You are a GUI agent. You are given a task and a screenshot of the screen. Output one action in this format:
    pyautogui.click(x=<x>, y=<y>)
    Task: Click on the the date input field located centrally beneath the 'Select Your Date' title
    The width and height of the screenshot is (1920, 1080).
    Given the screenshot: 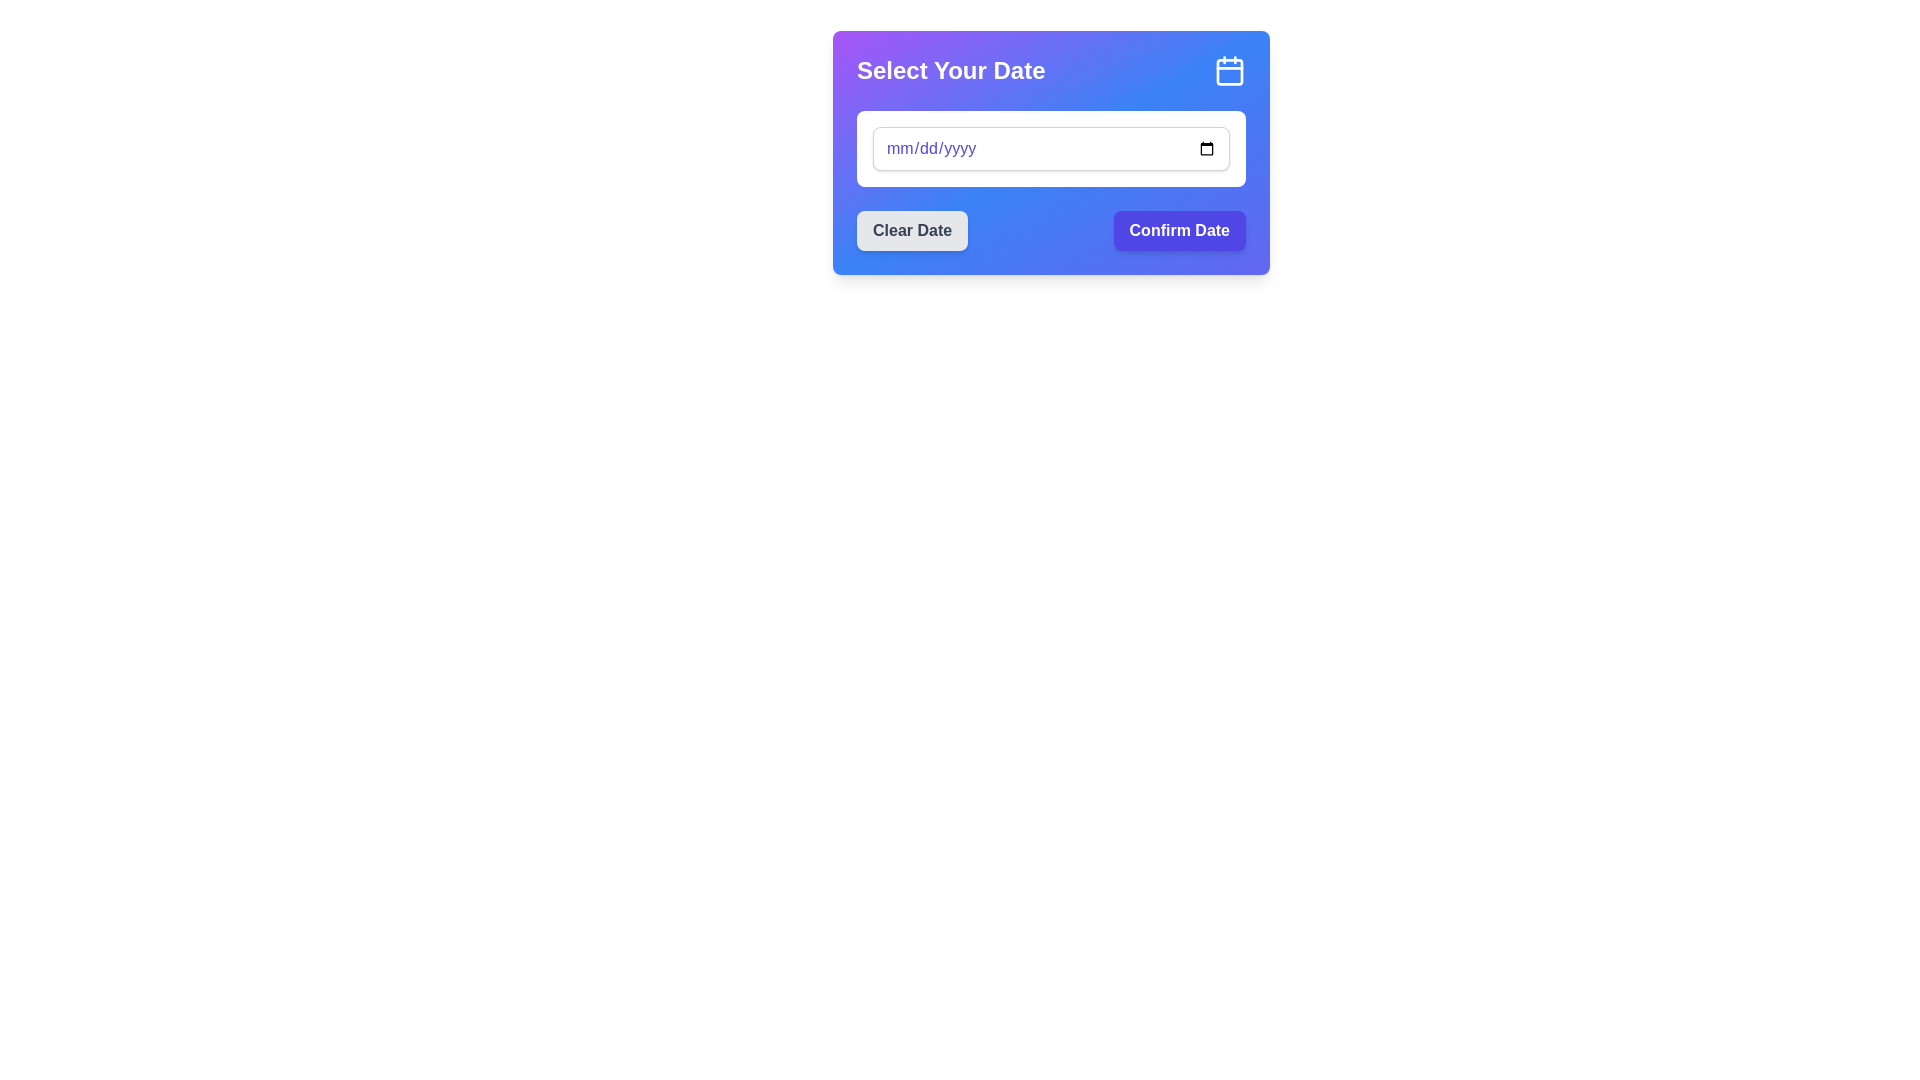 What is the action you would take?
    pyautogui.click(x=1050, y=148)
    